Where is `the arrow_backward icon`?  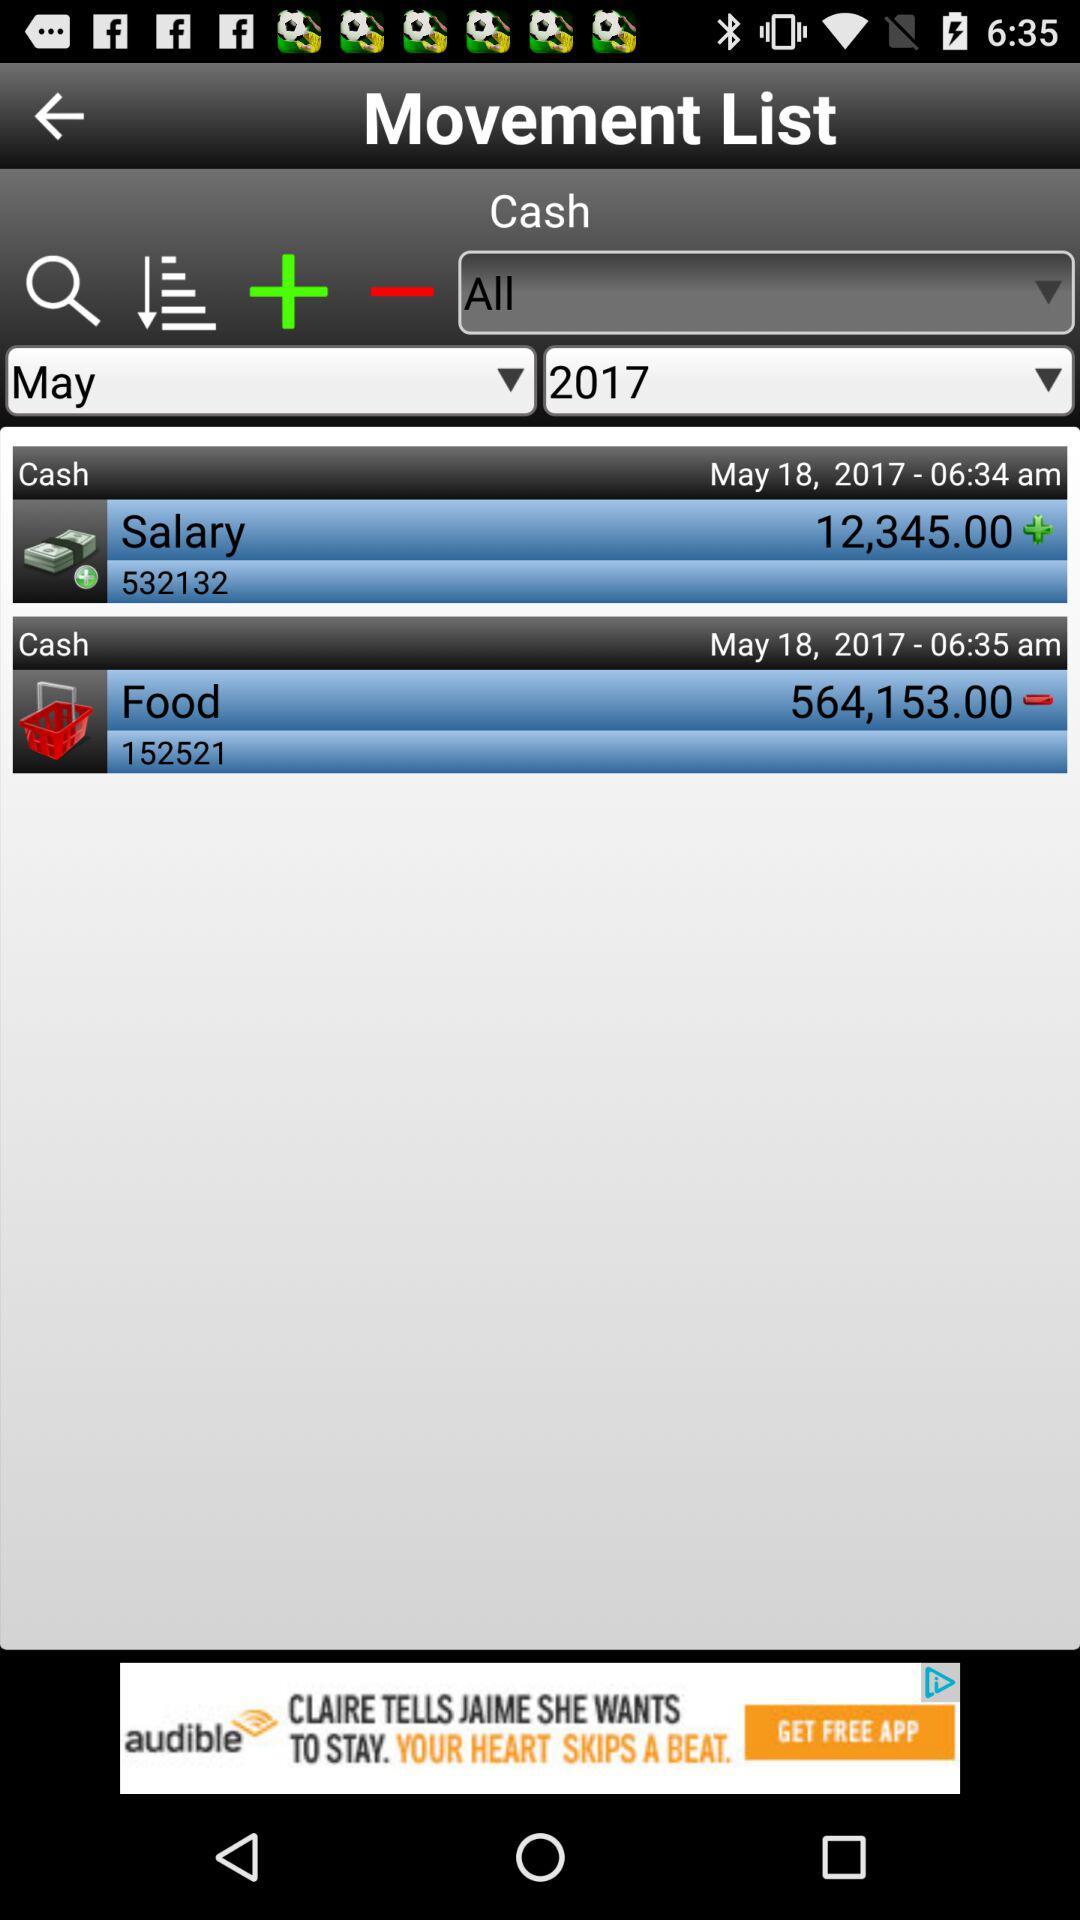 the arrow_backward icon is located at coordinates (58, 123).